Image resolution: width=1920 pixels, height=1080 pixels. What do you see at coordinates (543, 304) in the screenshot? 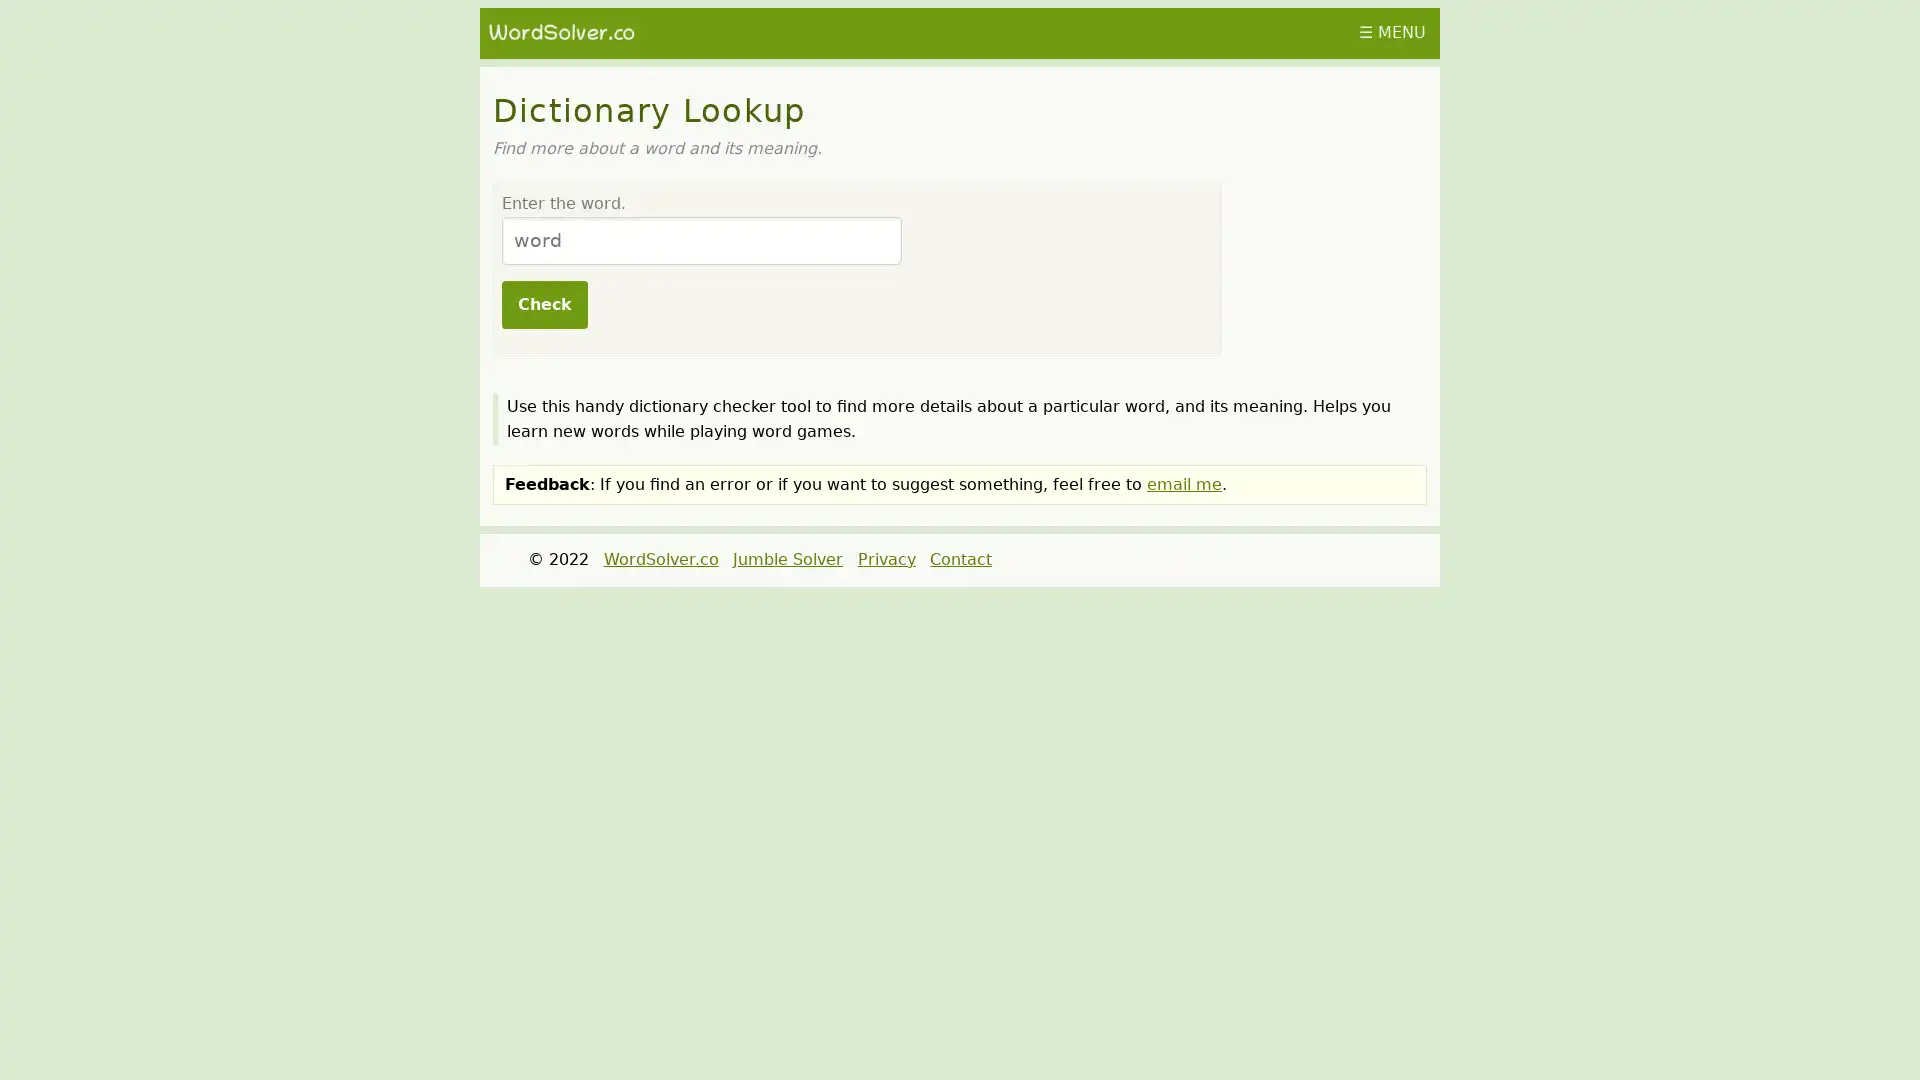
I see `Check` at bounding box center [543, 304].